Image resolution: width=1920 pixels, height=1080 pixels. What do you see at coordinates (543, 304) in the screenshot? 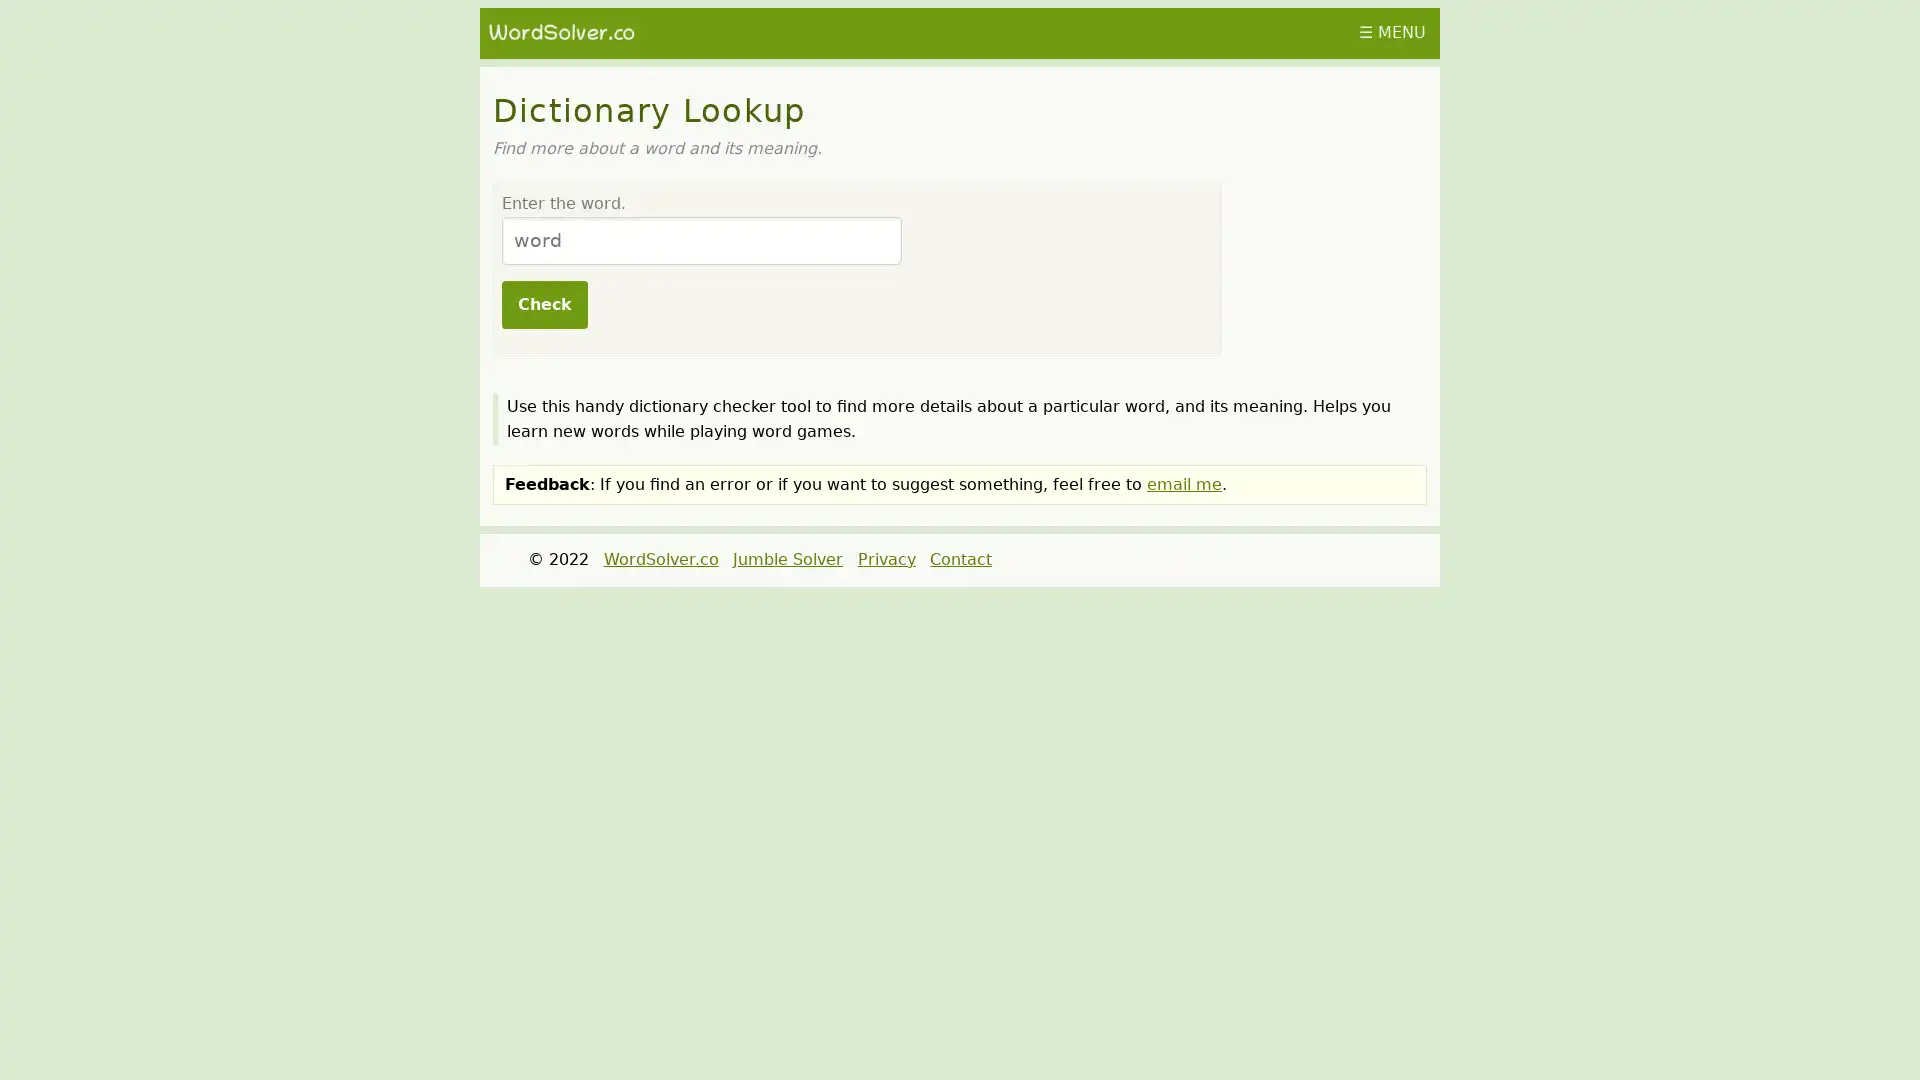
I see `Check` at bounding box center [543, 304].